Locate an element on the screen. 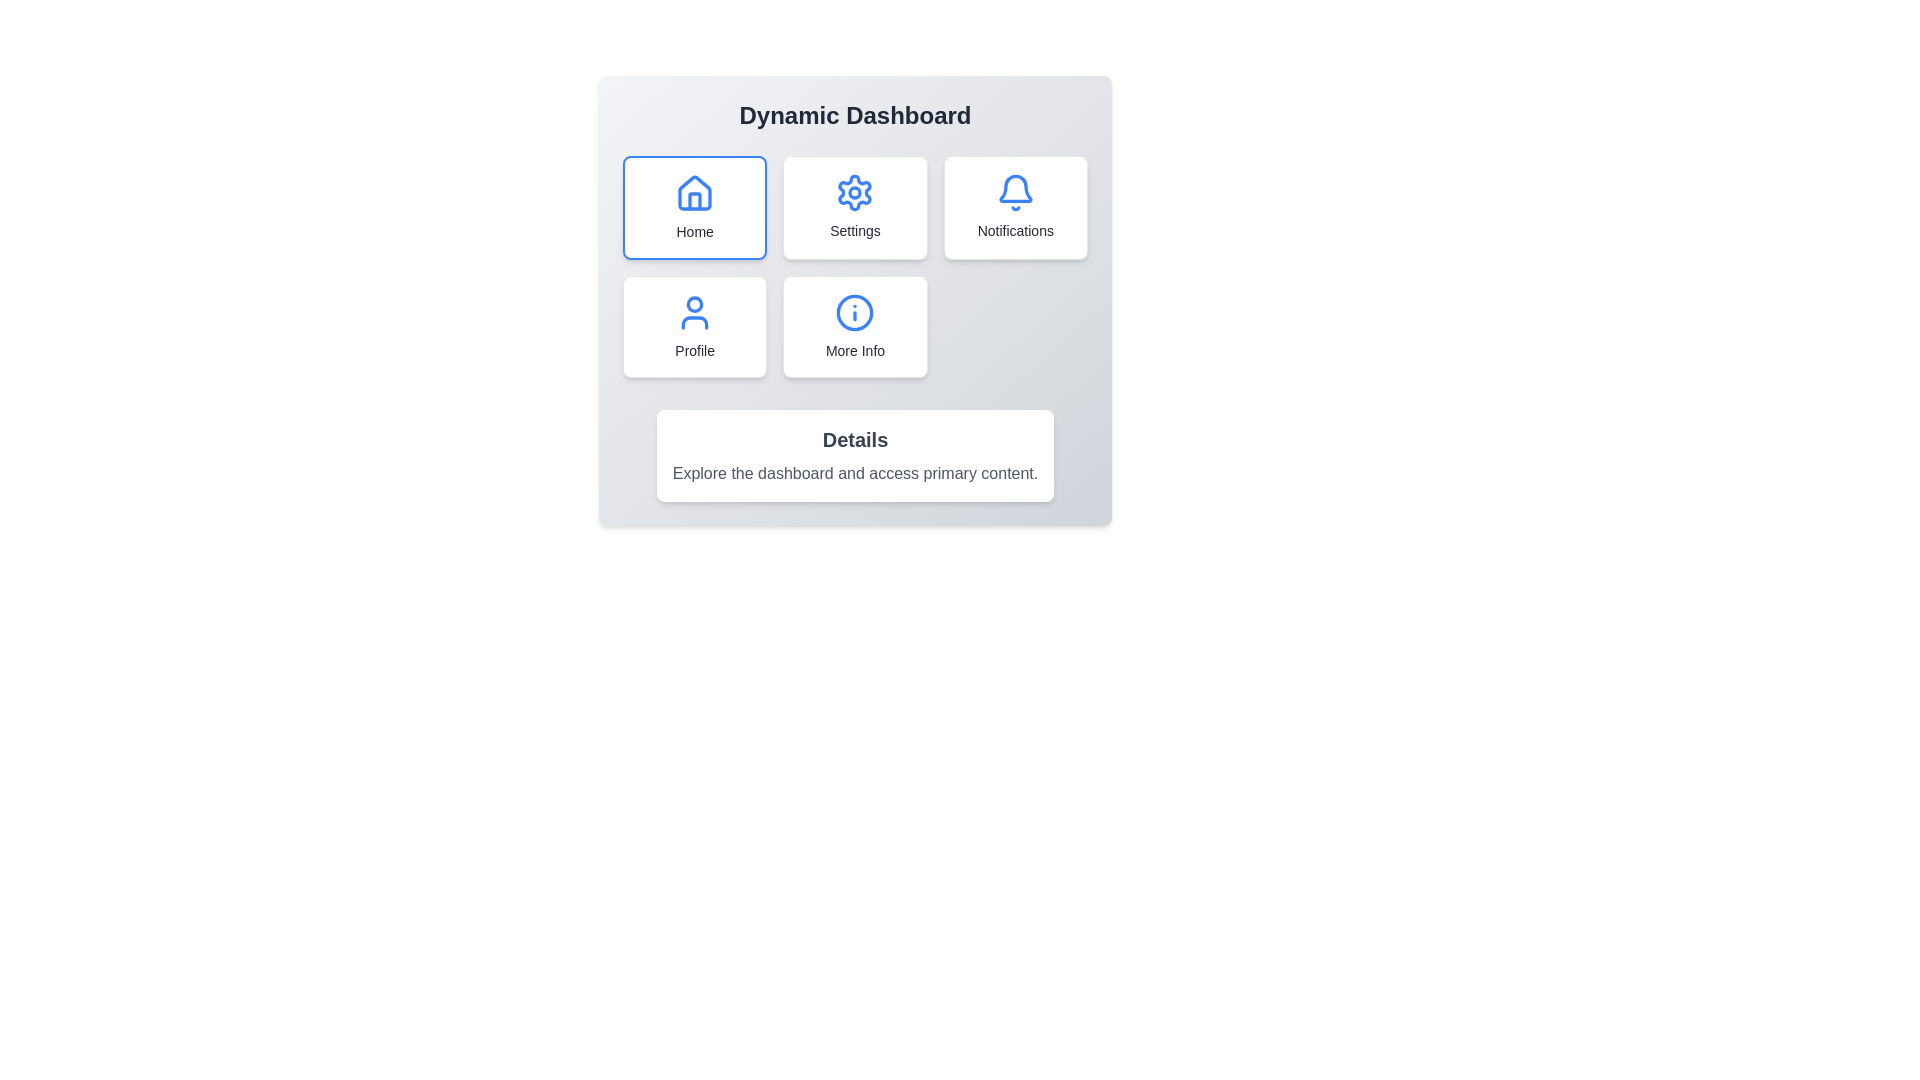 The width and height of the screenshot is (1920, 1080). the 'Notifications' text label, which is styled with a gray color and located below the blue bell icon within the Notifications card in the top-right corner of the grid layout is located at coordinates (1015, 230).